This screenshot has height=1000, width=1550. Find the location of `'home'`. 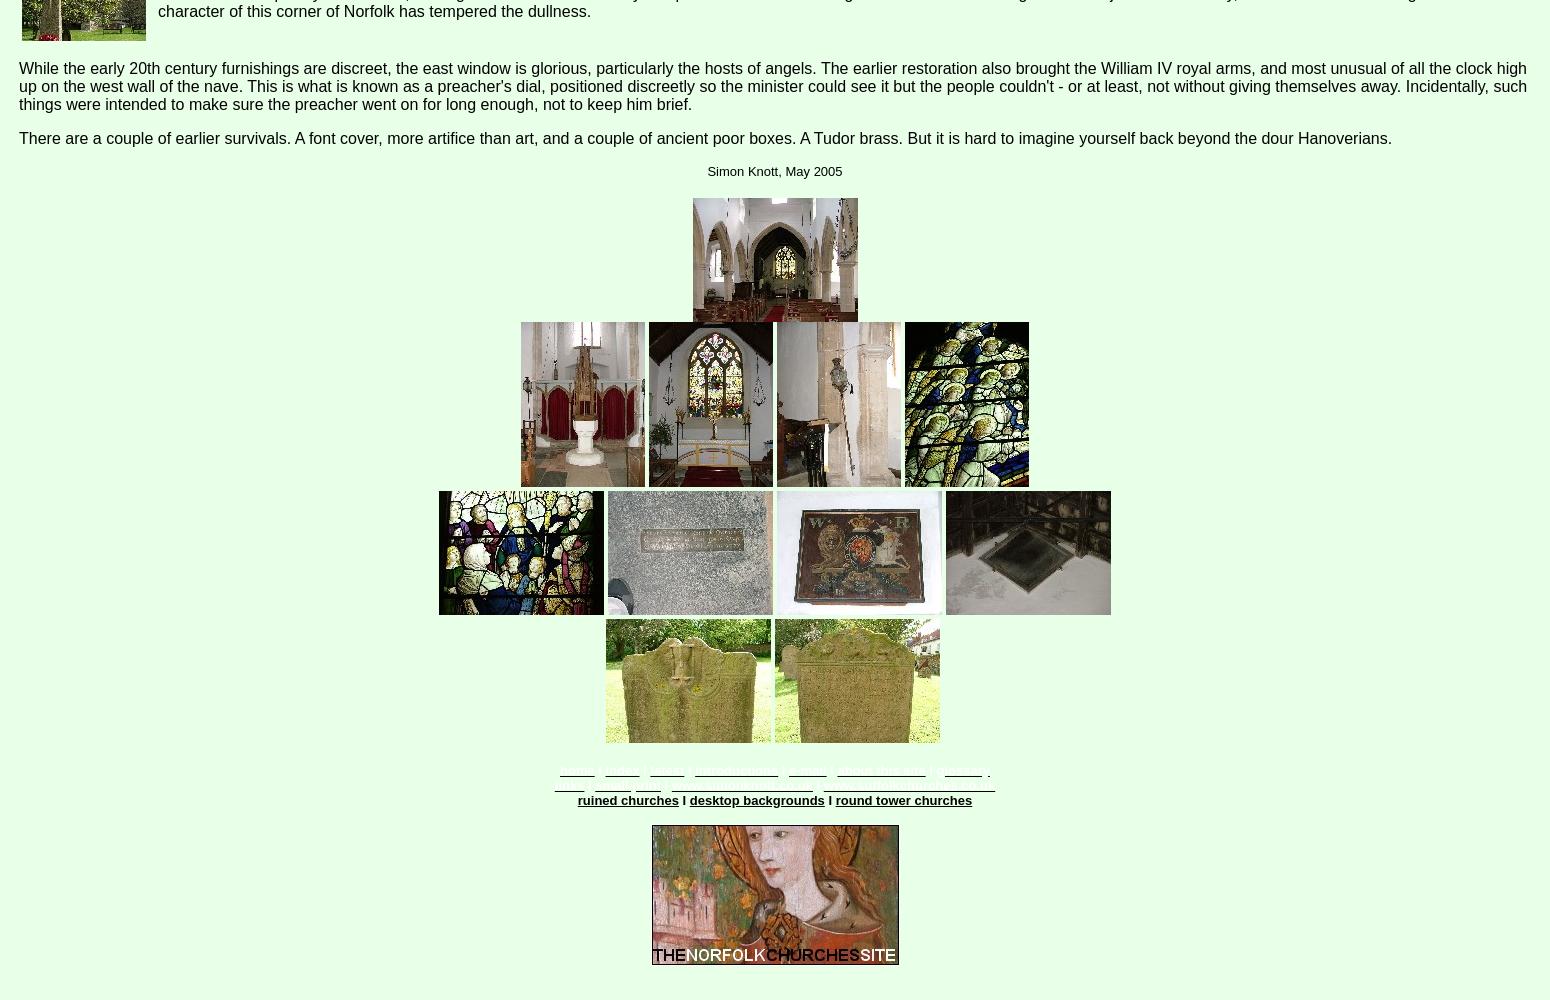

'home' is located at coordinates (560, 770).